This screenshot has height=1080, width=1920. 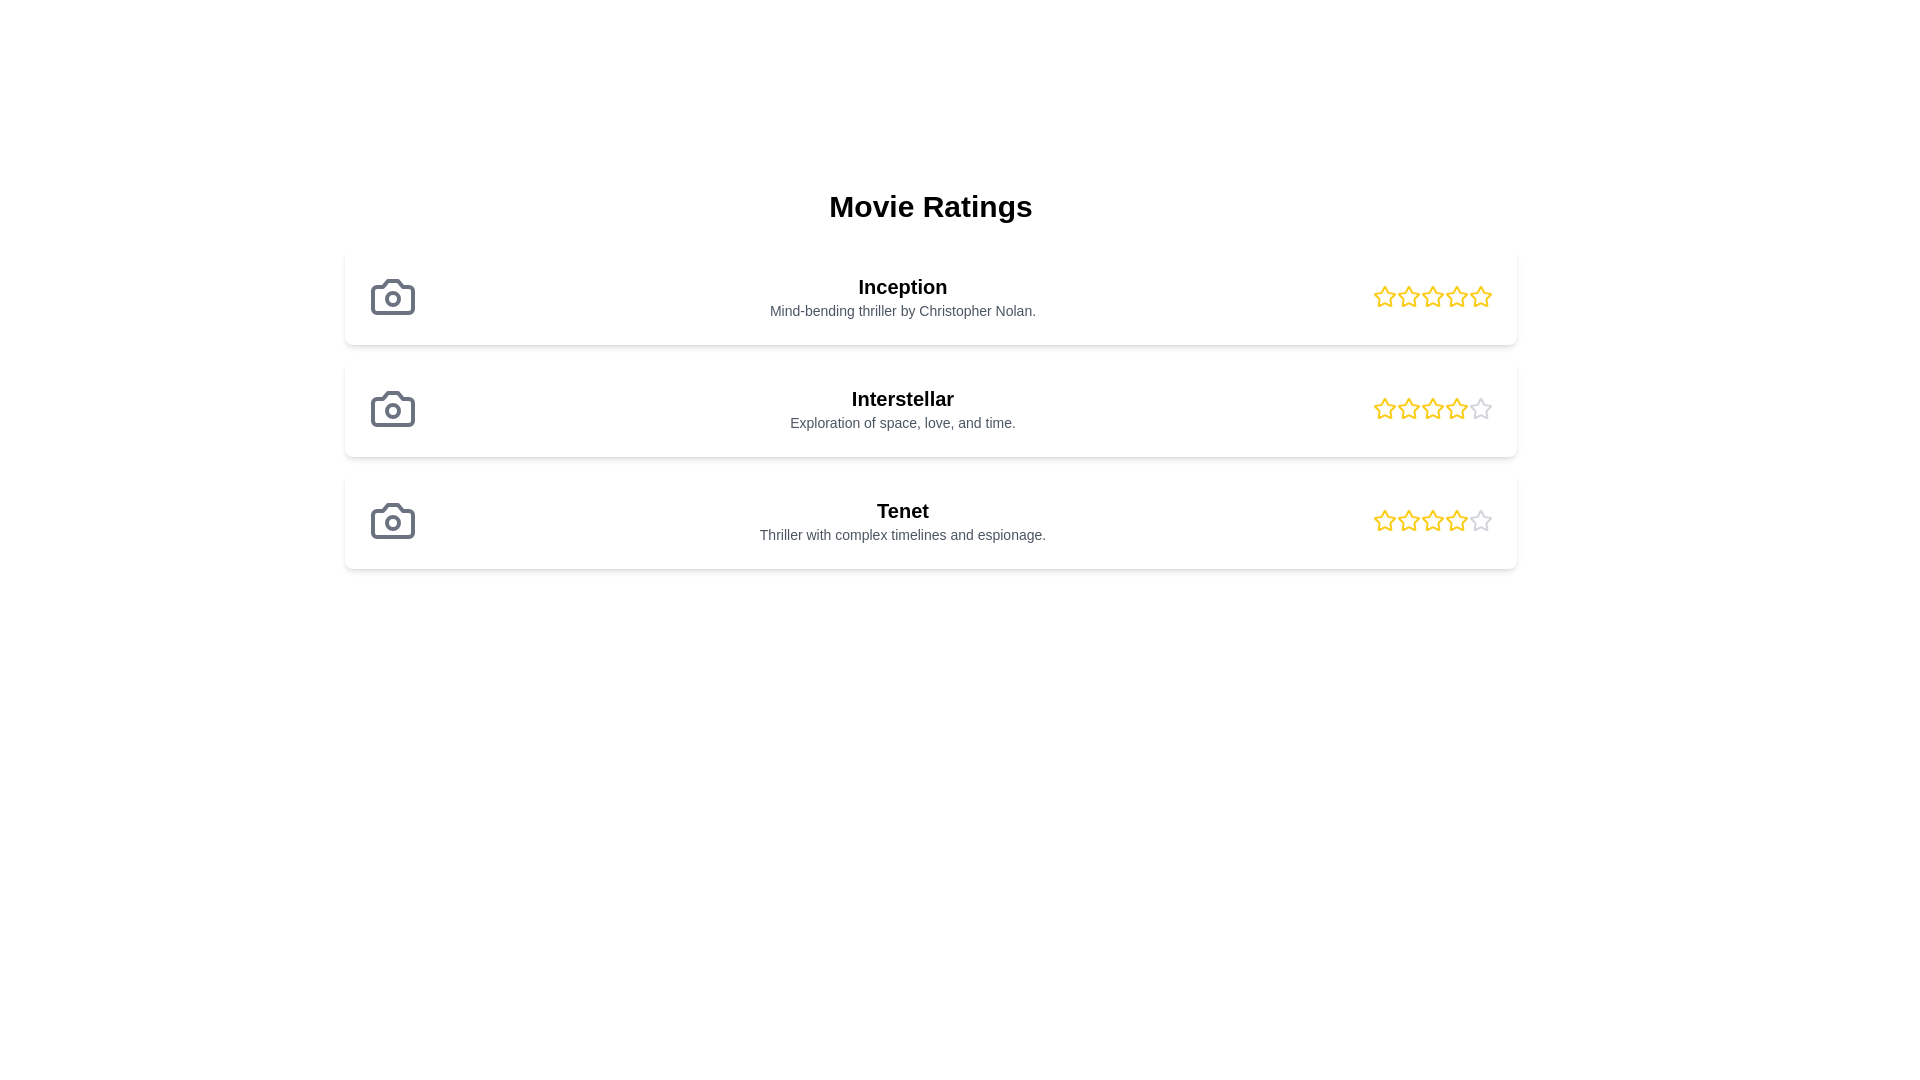 I want to click on the third star-shaped icon in the Rating Star Indicator for the 'Tenet' section to rate it, so click(x=1408, y=519).